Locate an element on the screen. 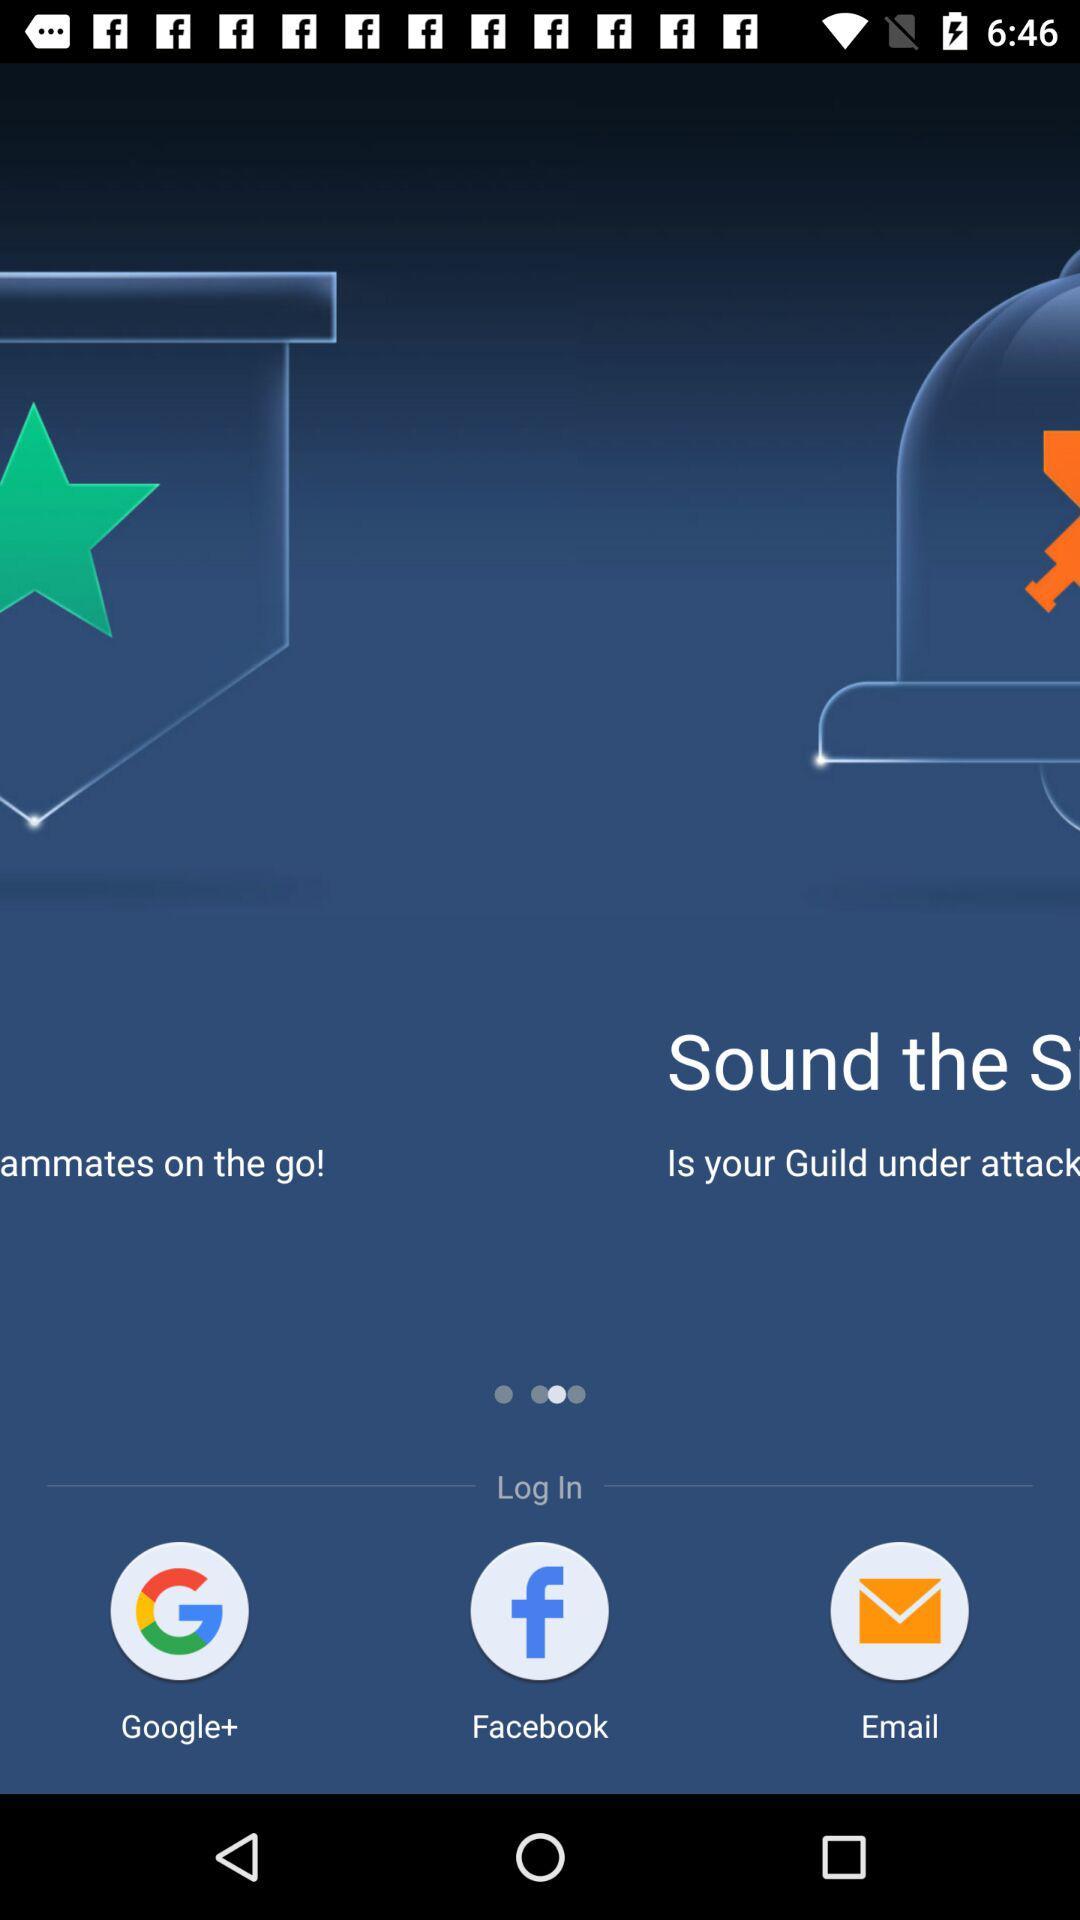 This screenshot has width=1080, height=1920. app above google+ item is located at coordinates (178, 1613).